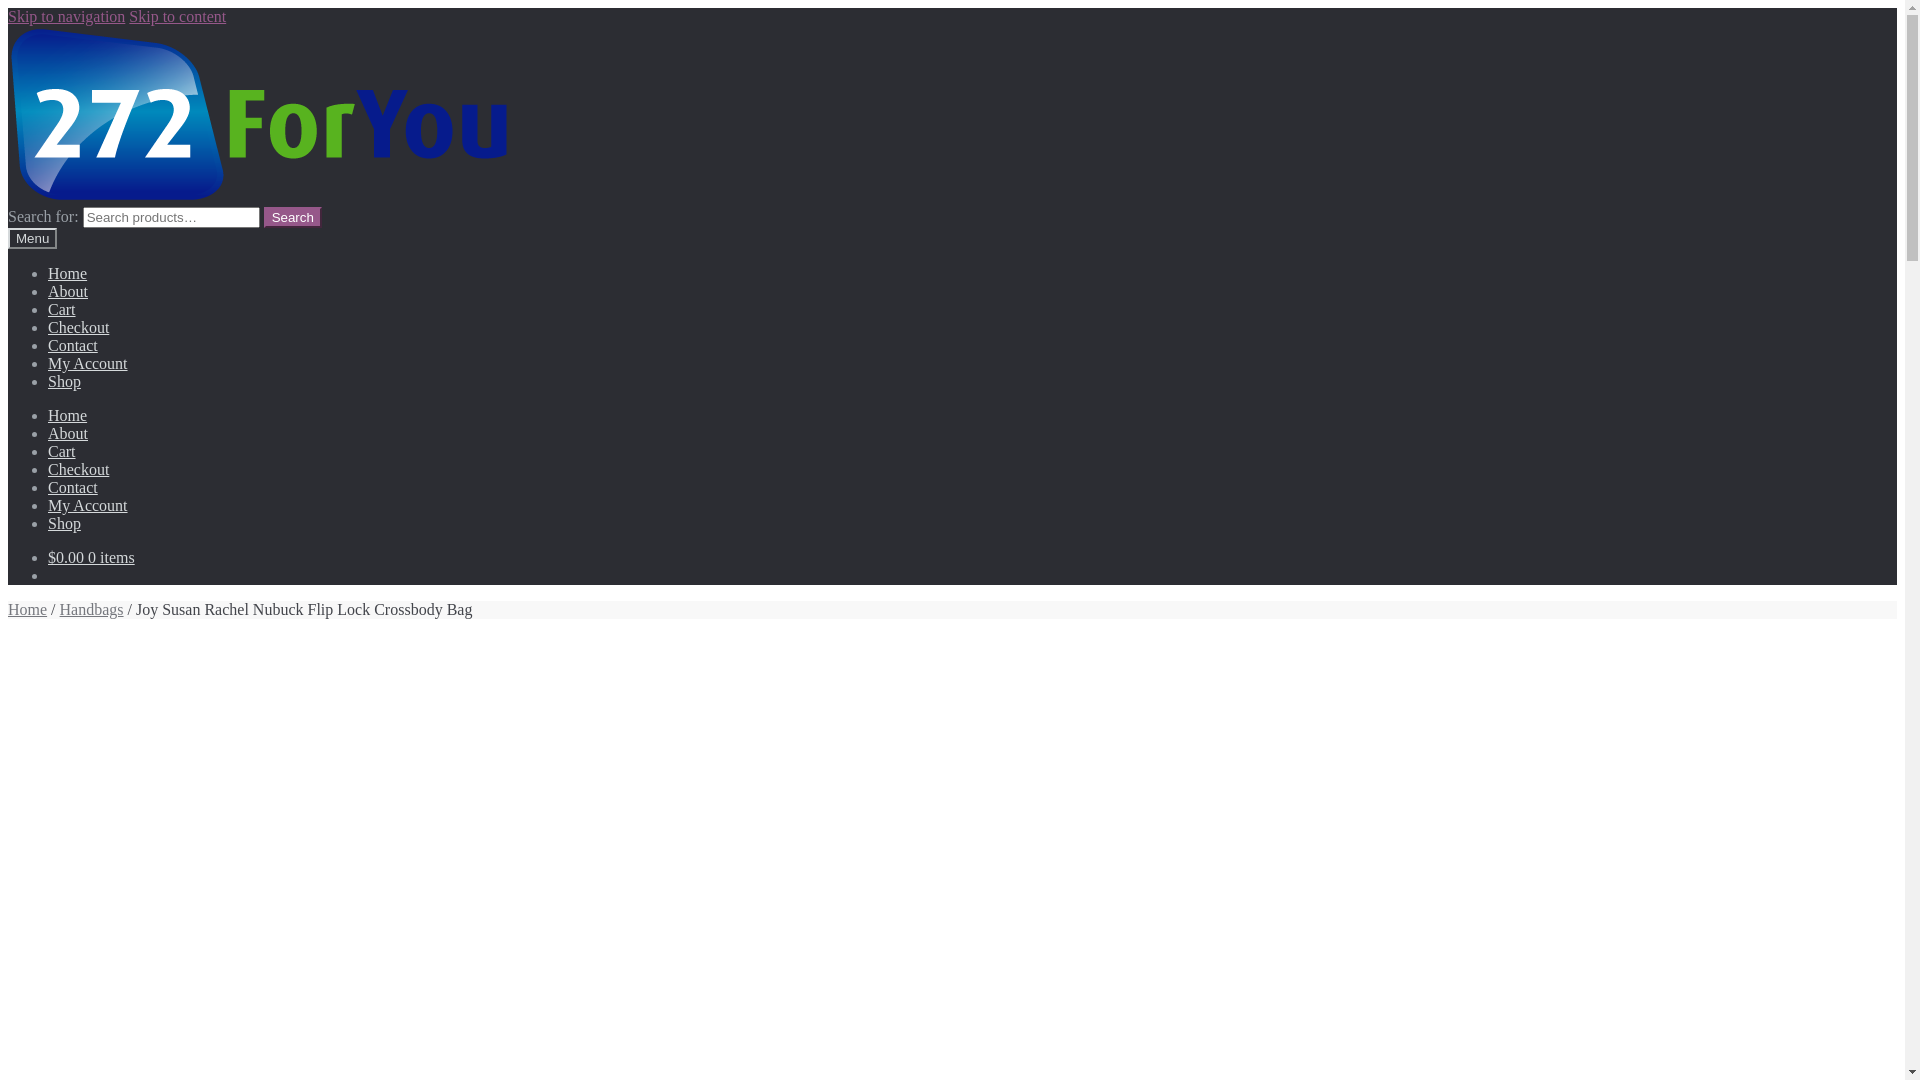 Image resolution: width=1920 pixels, height=1080 pixels. I want to click on 'Skip to content', so click(177, 16).